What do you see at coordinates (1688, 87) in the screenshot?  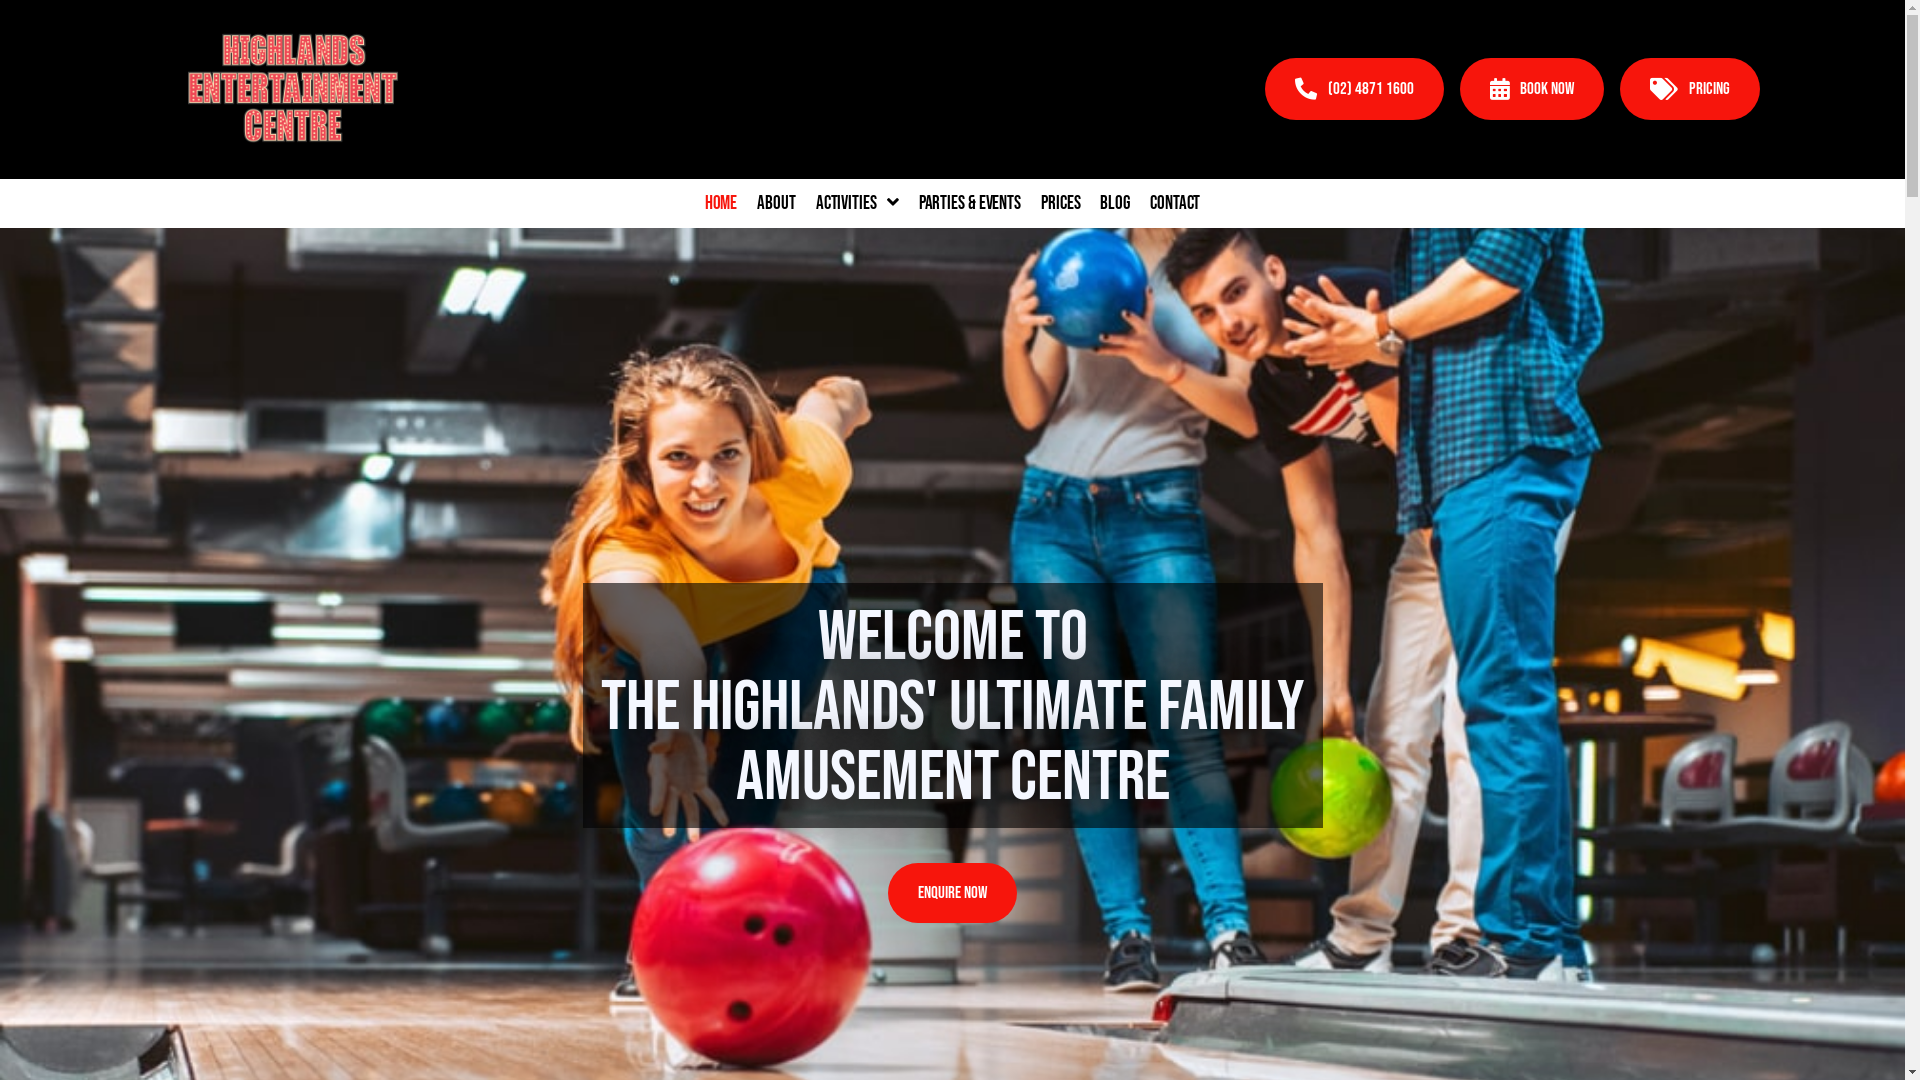 I see `'PRICING'` at bounding box center [1688, 87].